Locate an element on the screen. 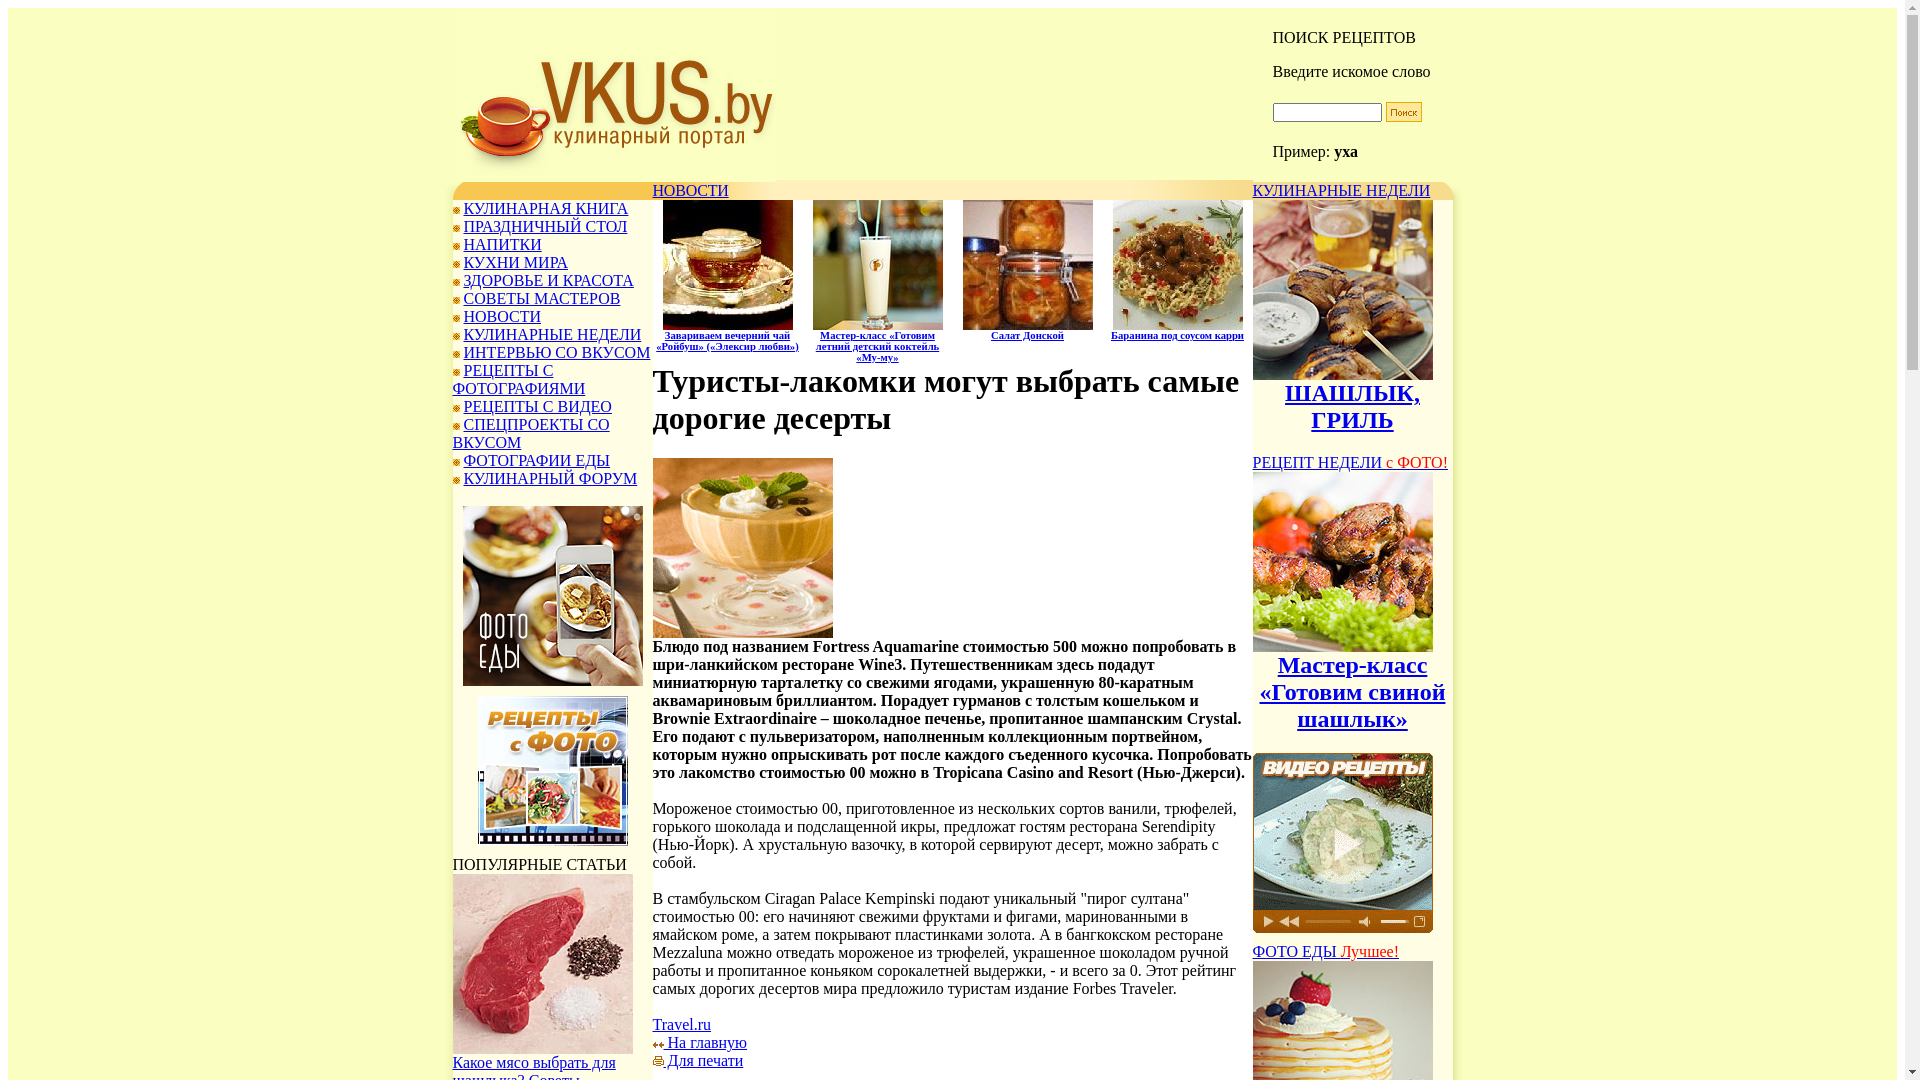 The height and width of the screenshot is (1080, 1920). 'Travel.ru' is located at coordinates (681, 1024).